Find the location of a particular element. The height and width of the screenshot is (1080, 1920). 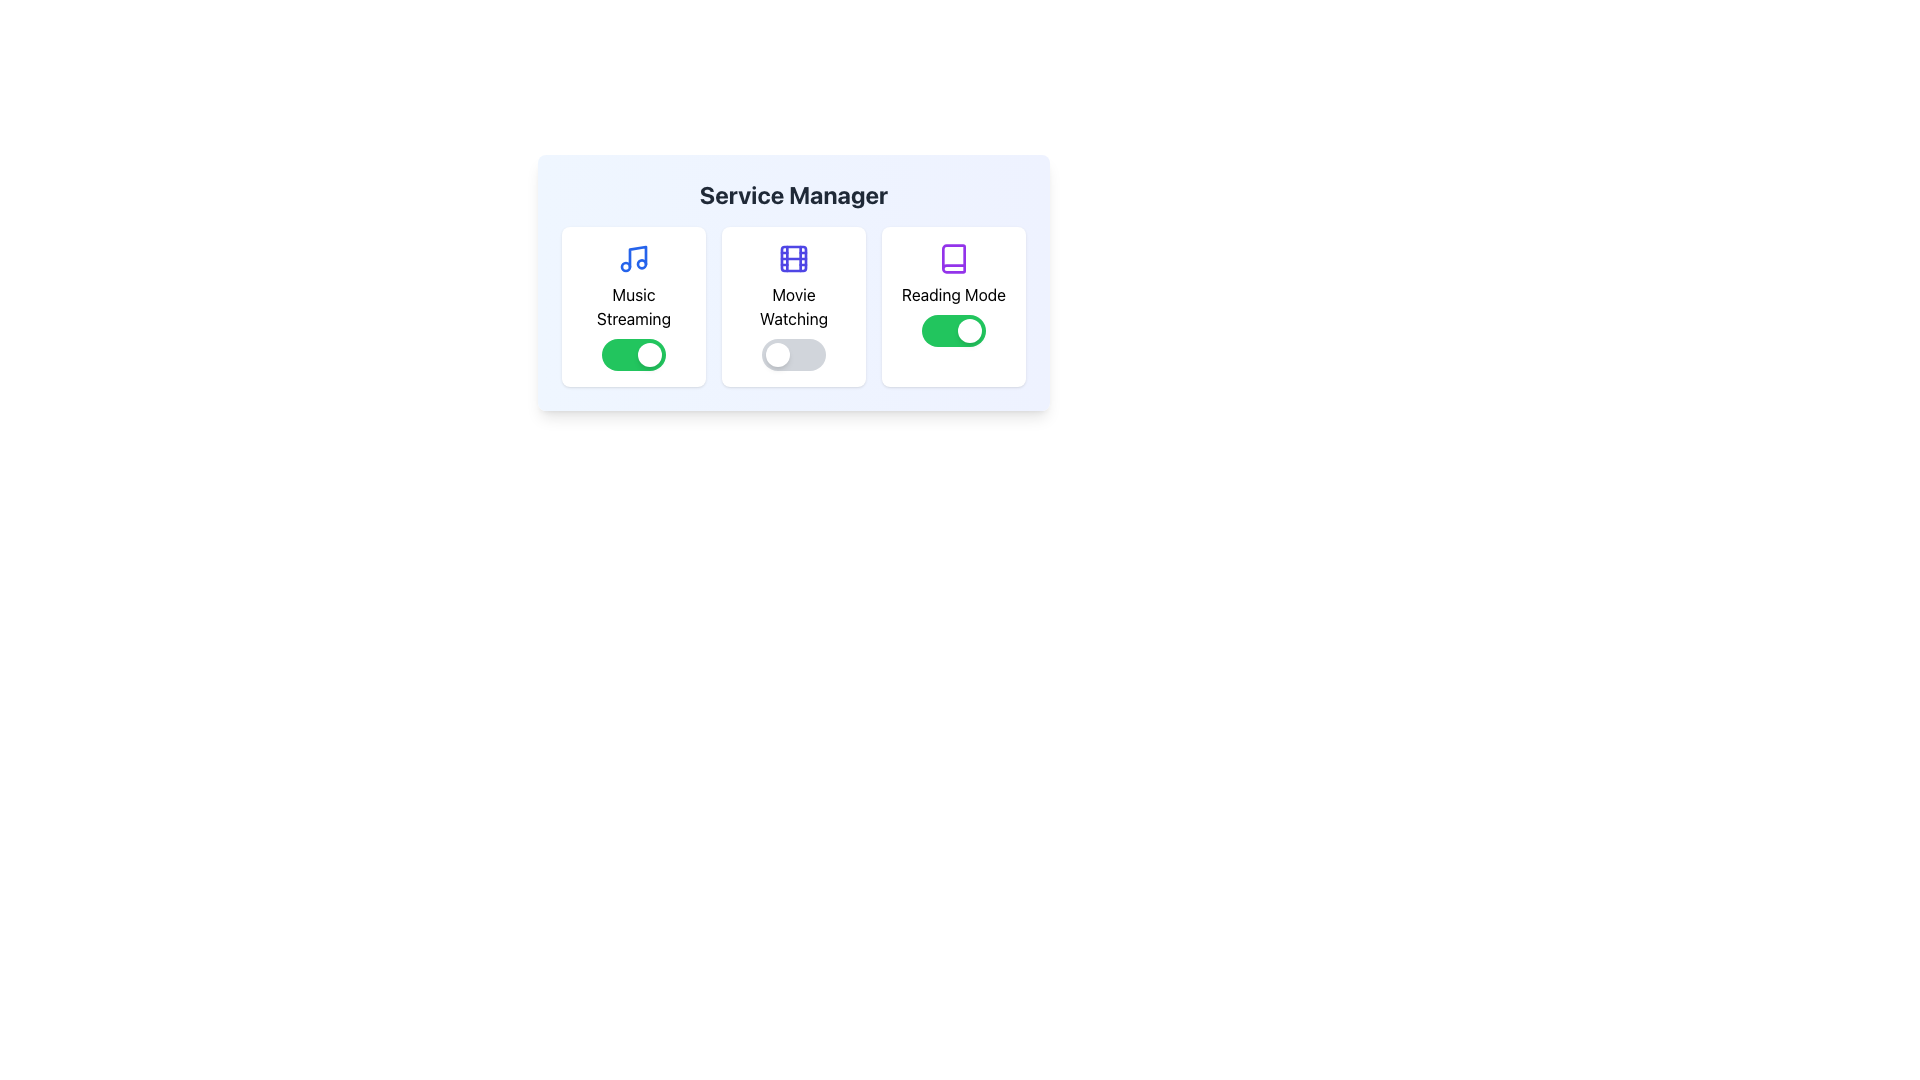

the toggle knob that represents the 'on' state of the Music Streaming feature, located on the right-hand side of the toggle switch under the 'Music Streaming' label is located at coordinates (649, 353).